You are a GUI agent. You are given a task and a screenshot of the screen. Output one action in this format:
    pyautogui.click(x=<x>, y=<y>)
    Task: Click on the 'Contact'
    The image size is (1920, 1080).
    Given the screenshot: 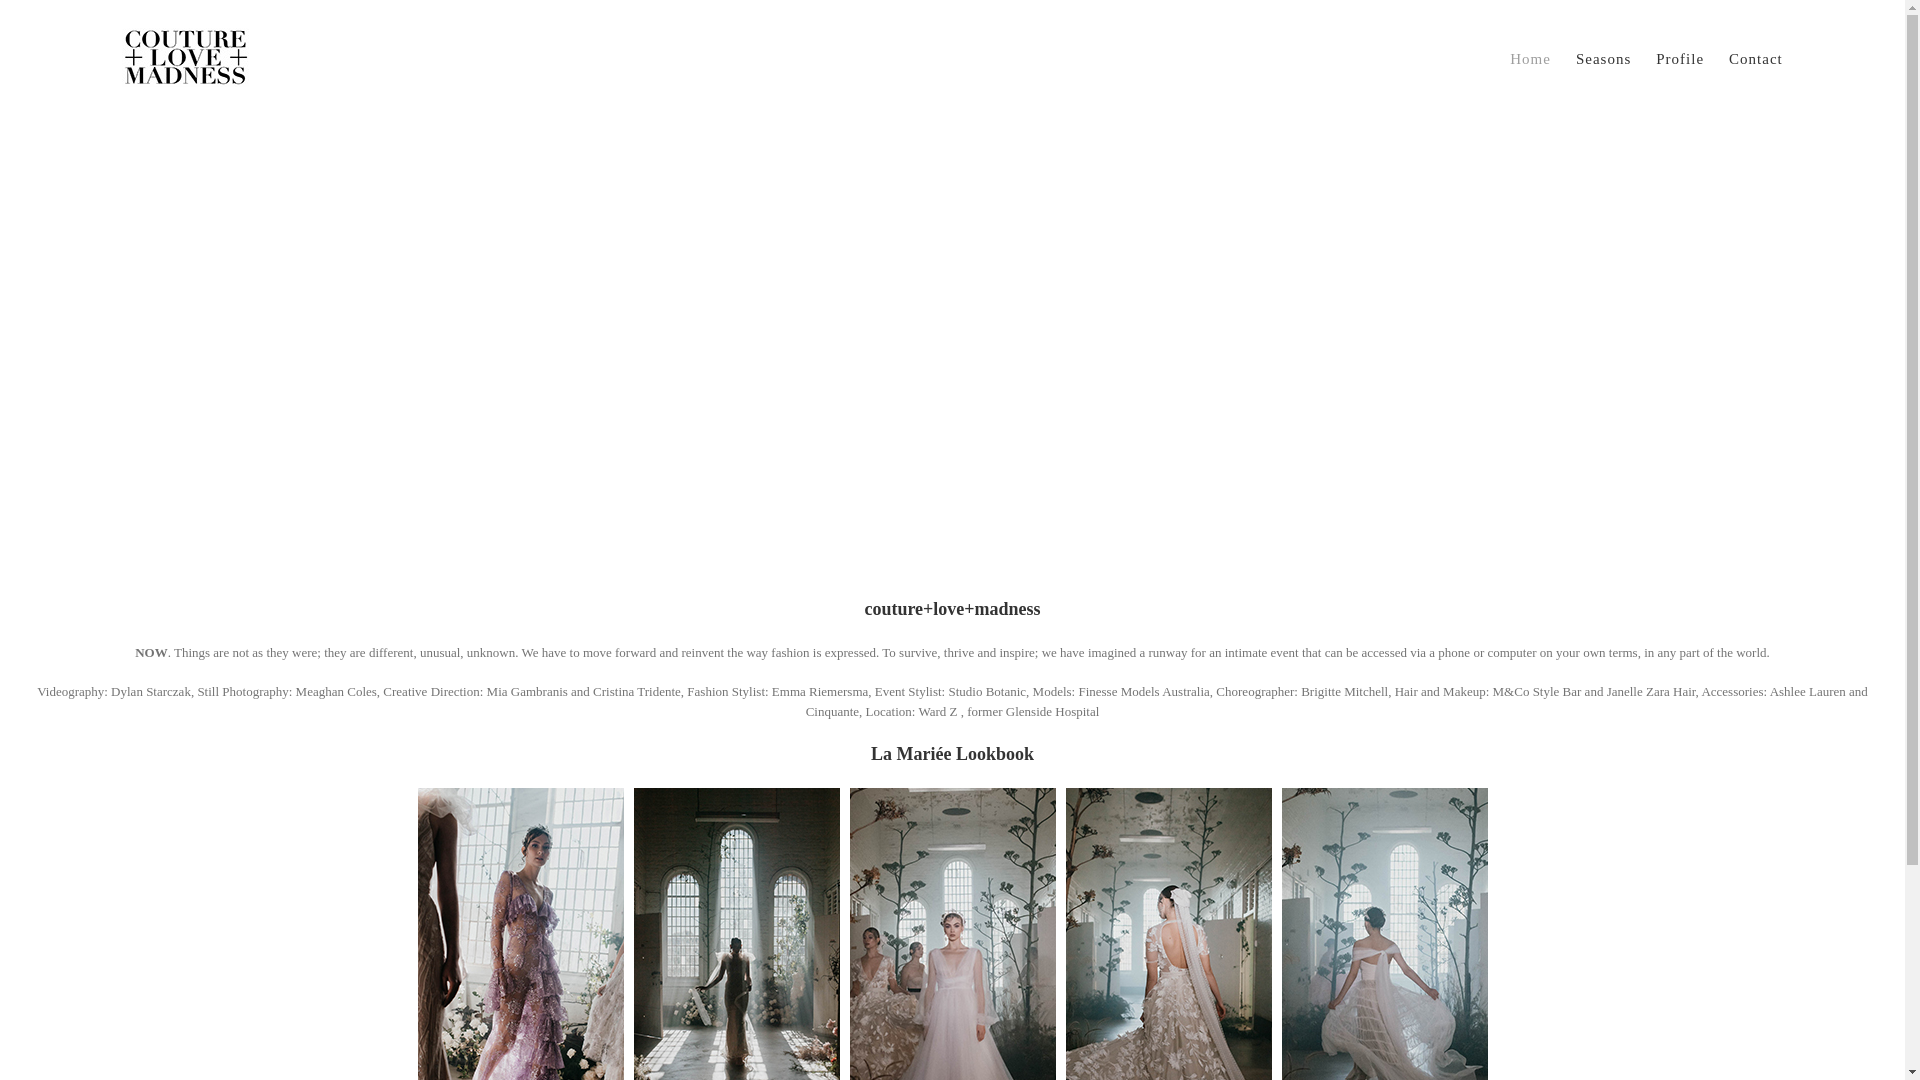 What is the action you would take?
    pyautogui.click(x=1755, y=58)
    